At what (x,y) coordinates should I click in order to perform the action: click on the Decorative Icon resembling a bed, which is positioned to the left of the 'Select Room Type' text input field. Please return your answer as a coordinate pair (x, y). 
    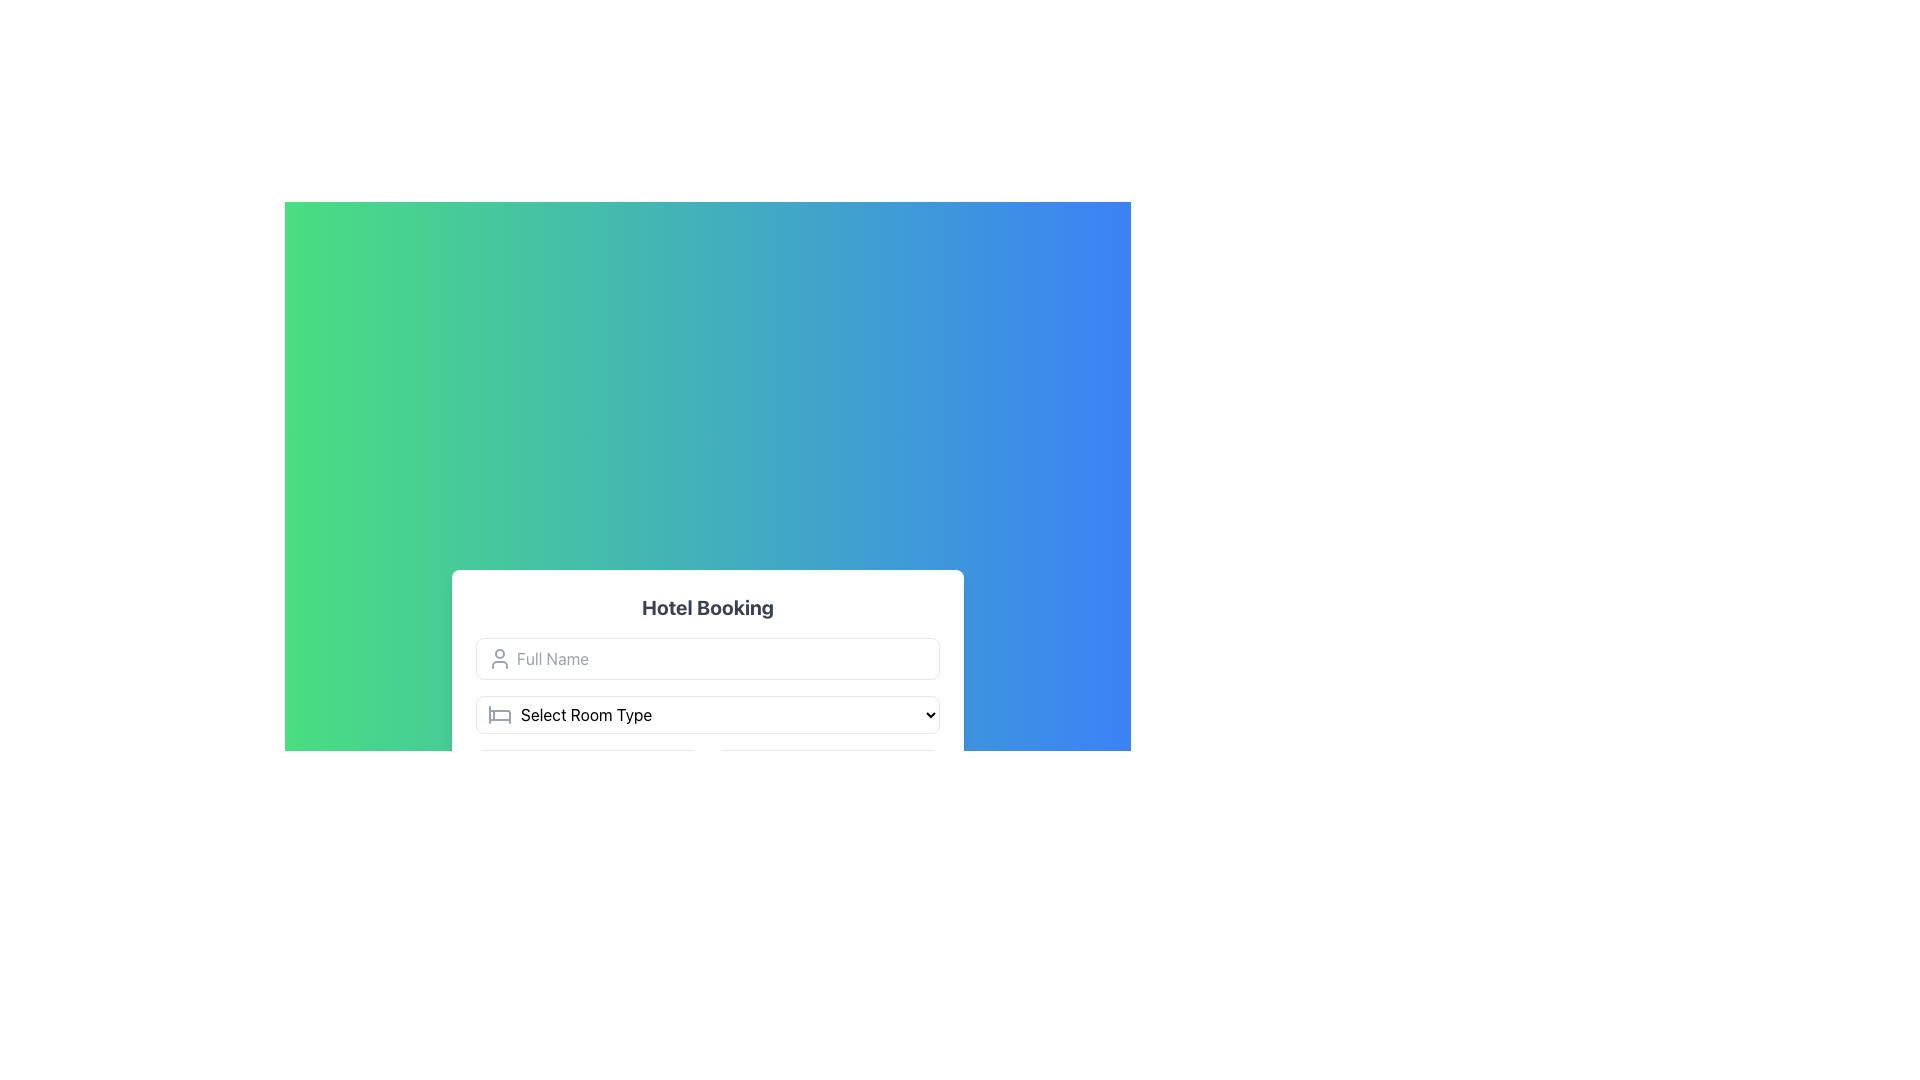
    Looking at the image, I should click on (499, 713).